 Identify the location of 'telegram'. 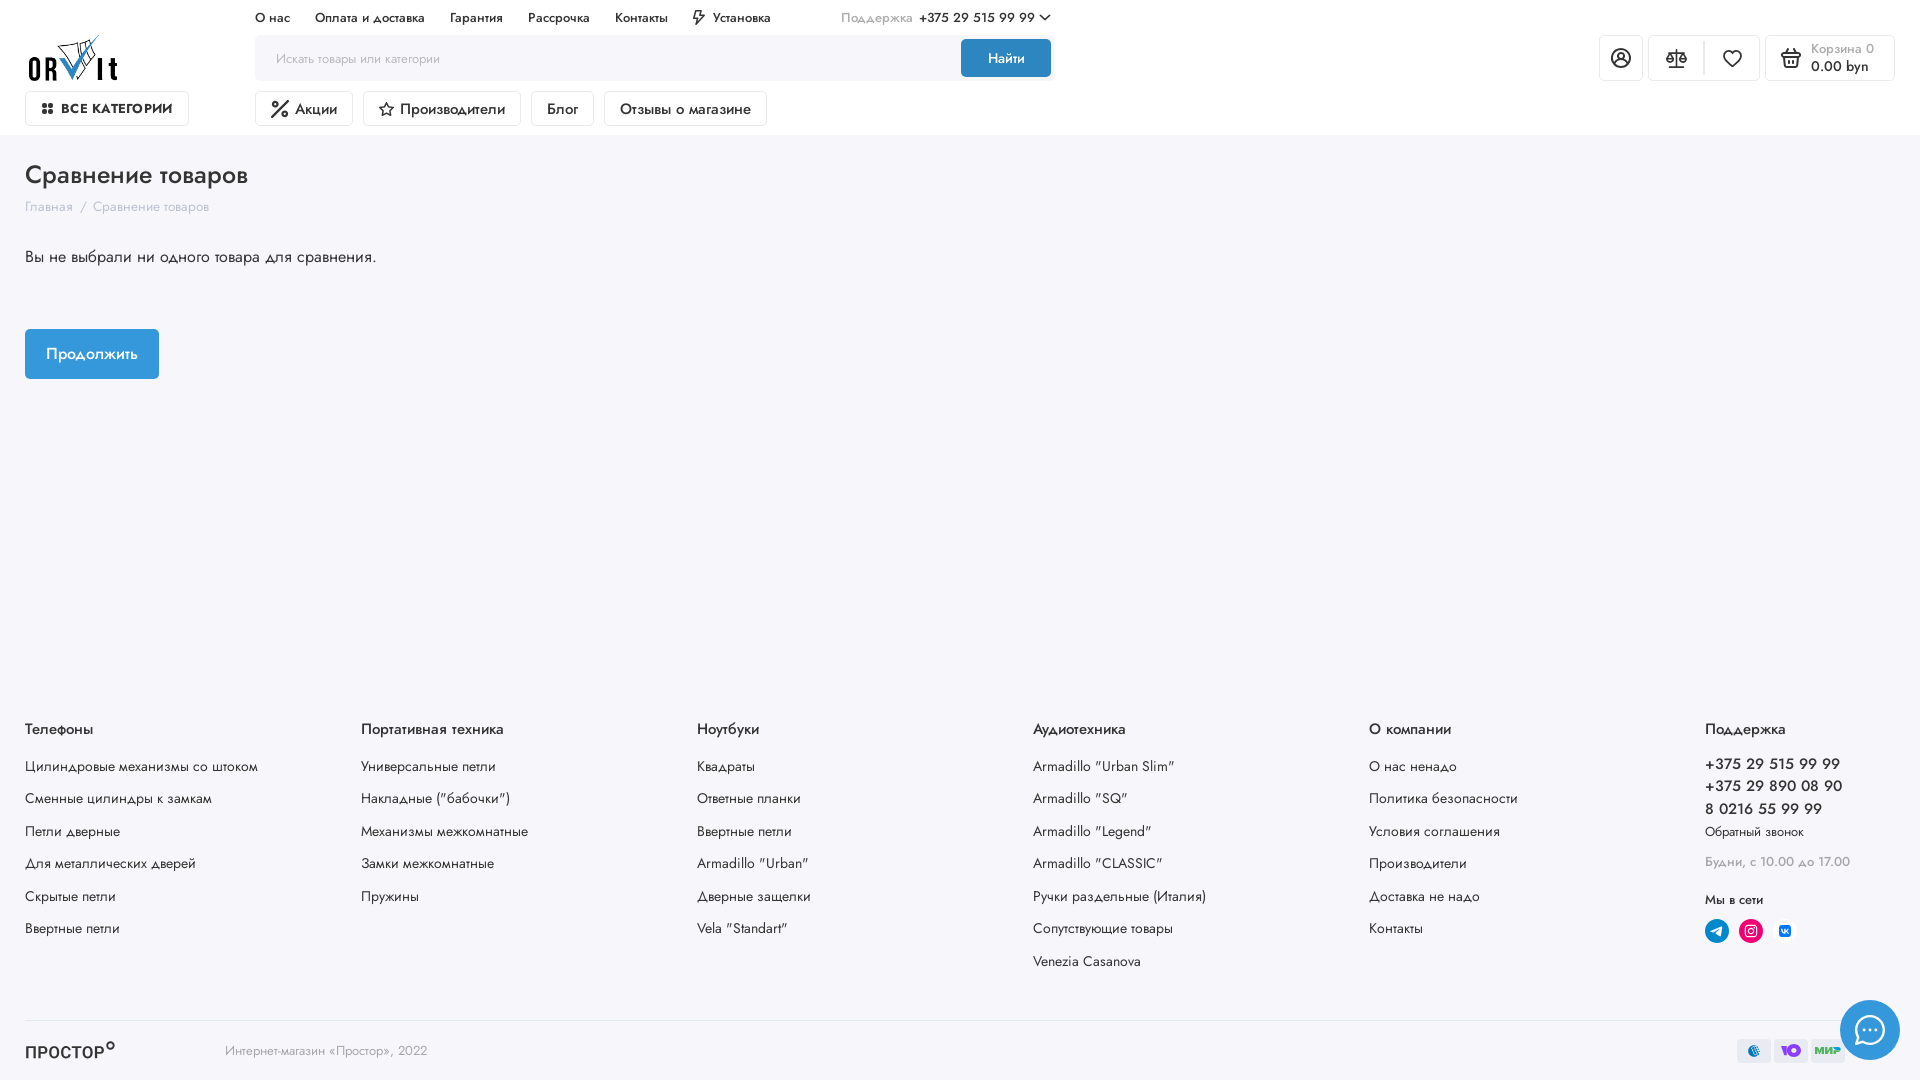
(1716, 930).